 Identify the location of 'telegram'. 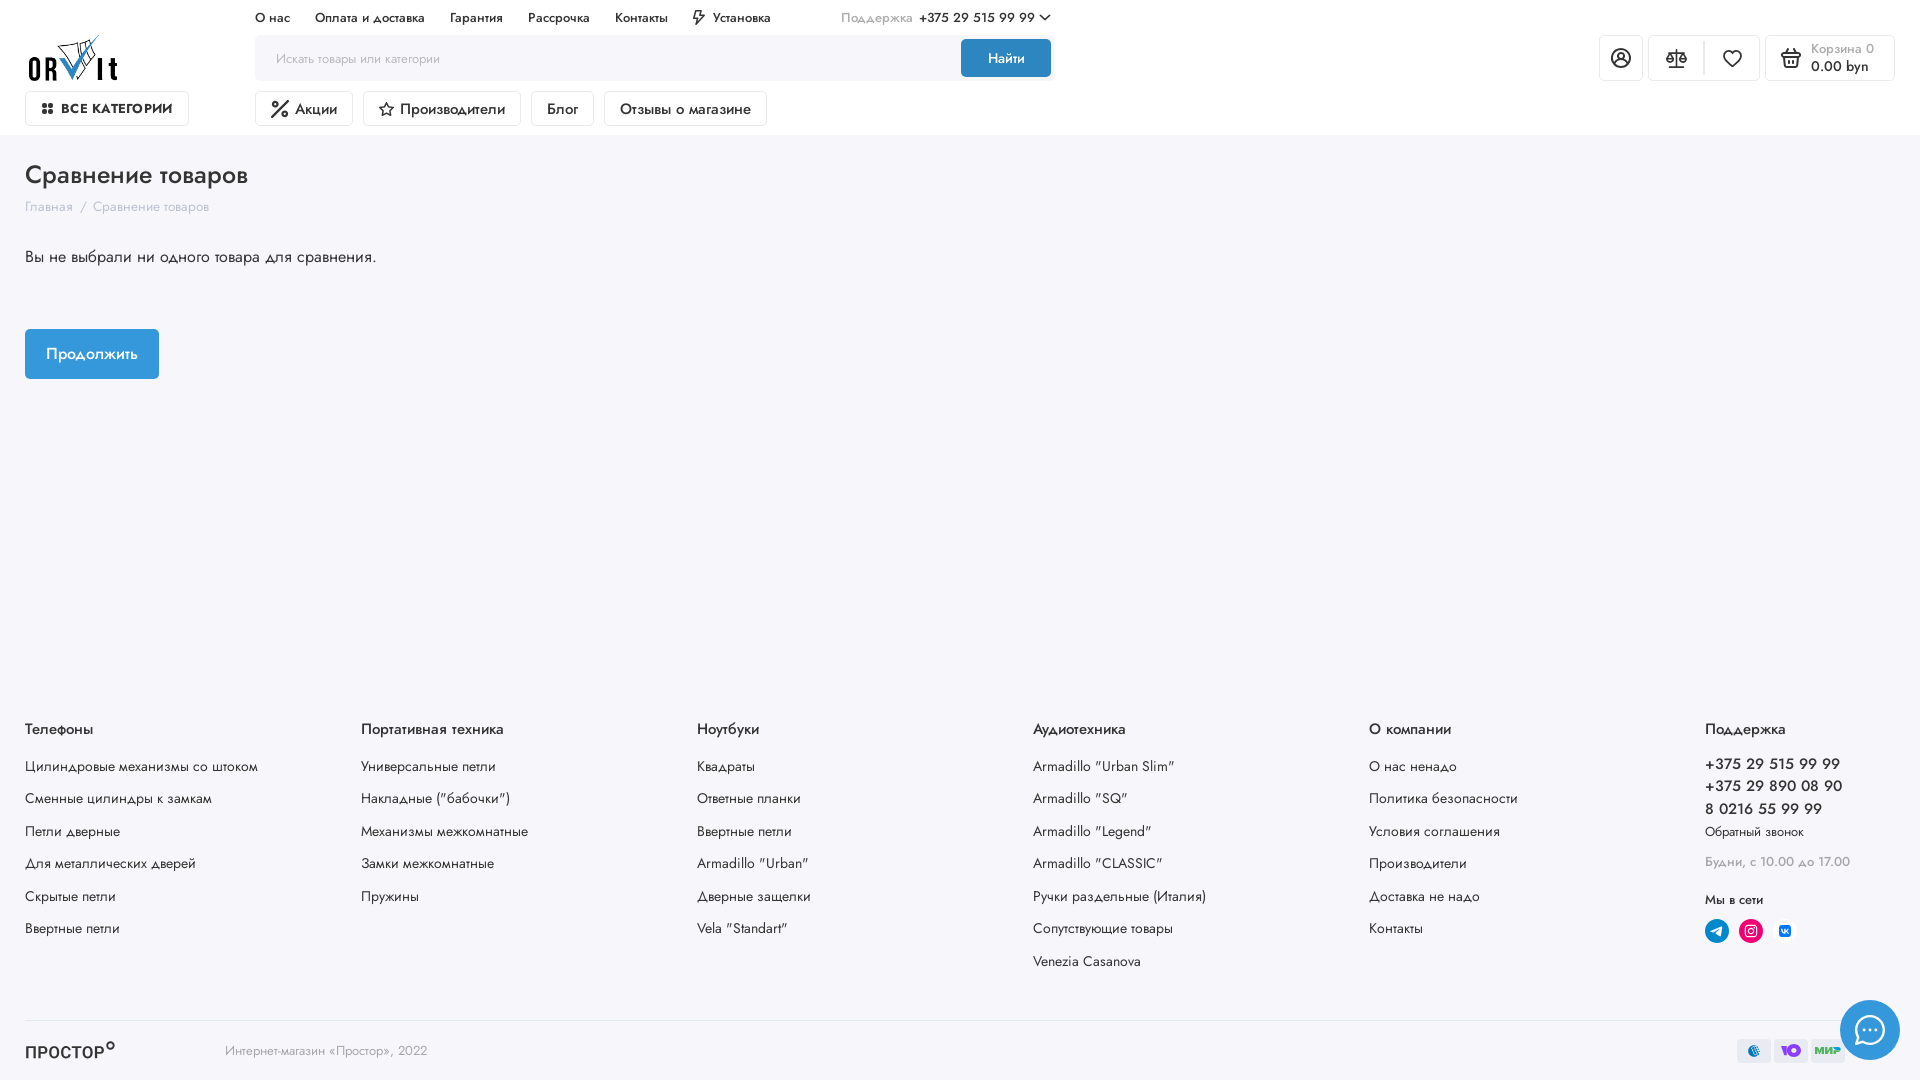
(1716, 930).